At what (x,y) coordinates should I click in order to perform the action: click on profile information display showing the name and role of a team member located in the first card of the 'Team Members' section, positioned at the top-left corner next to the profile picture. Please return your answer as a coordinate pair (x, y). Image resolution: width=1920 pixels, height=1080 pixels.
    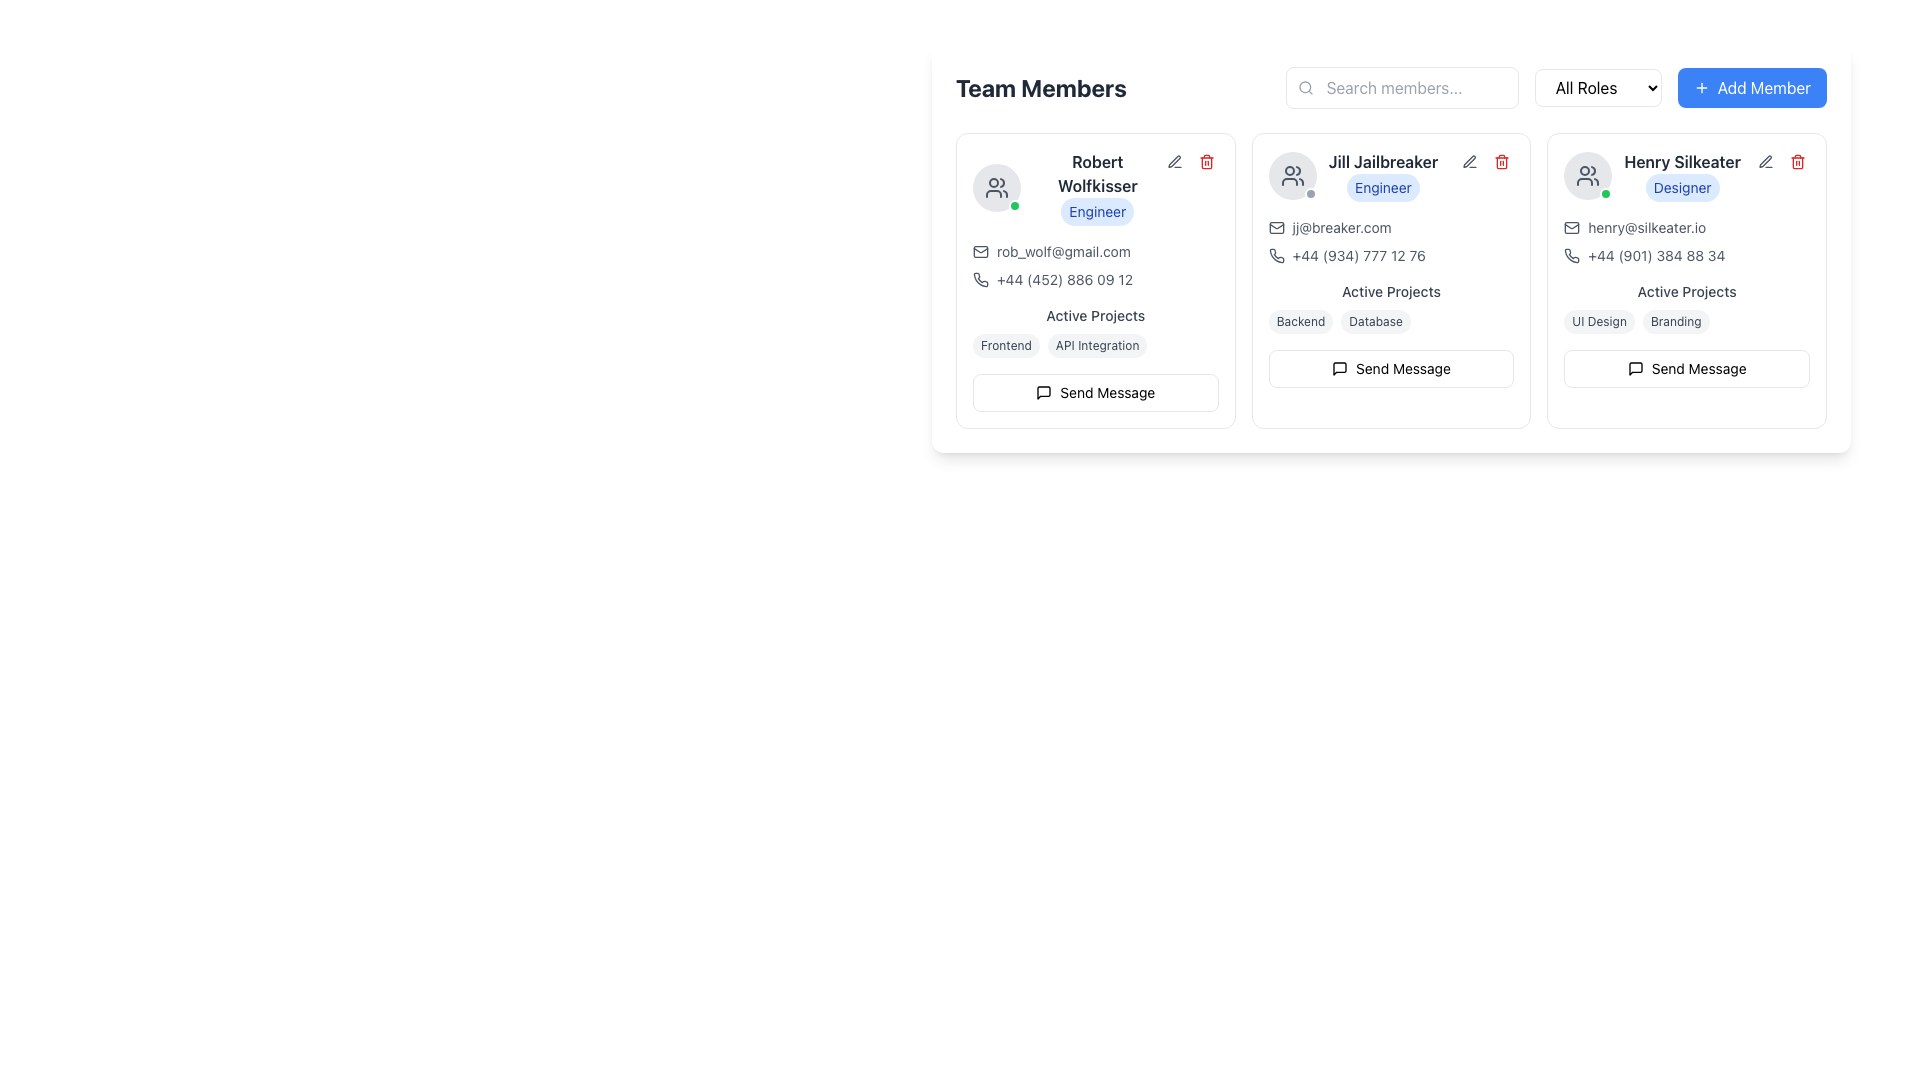
    Looking at the image, I should click on (1066, 188).